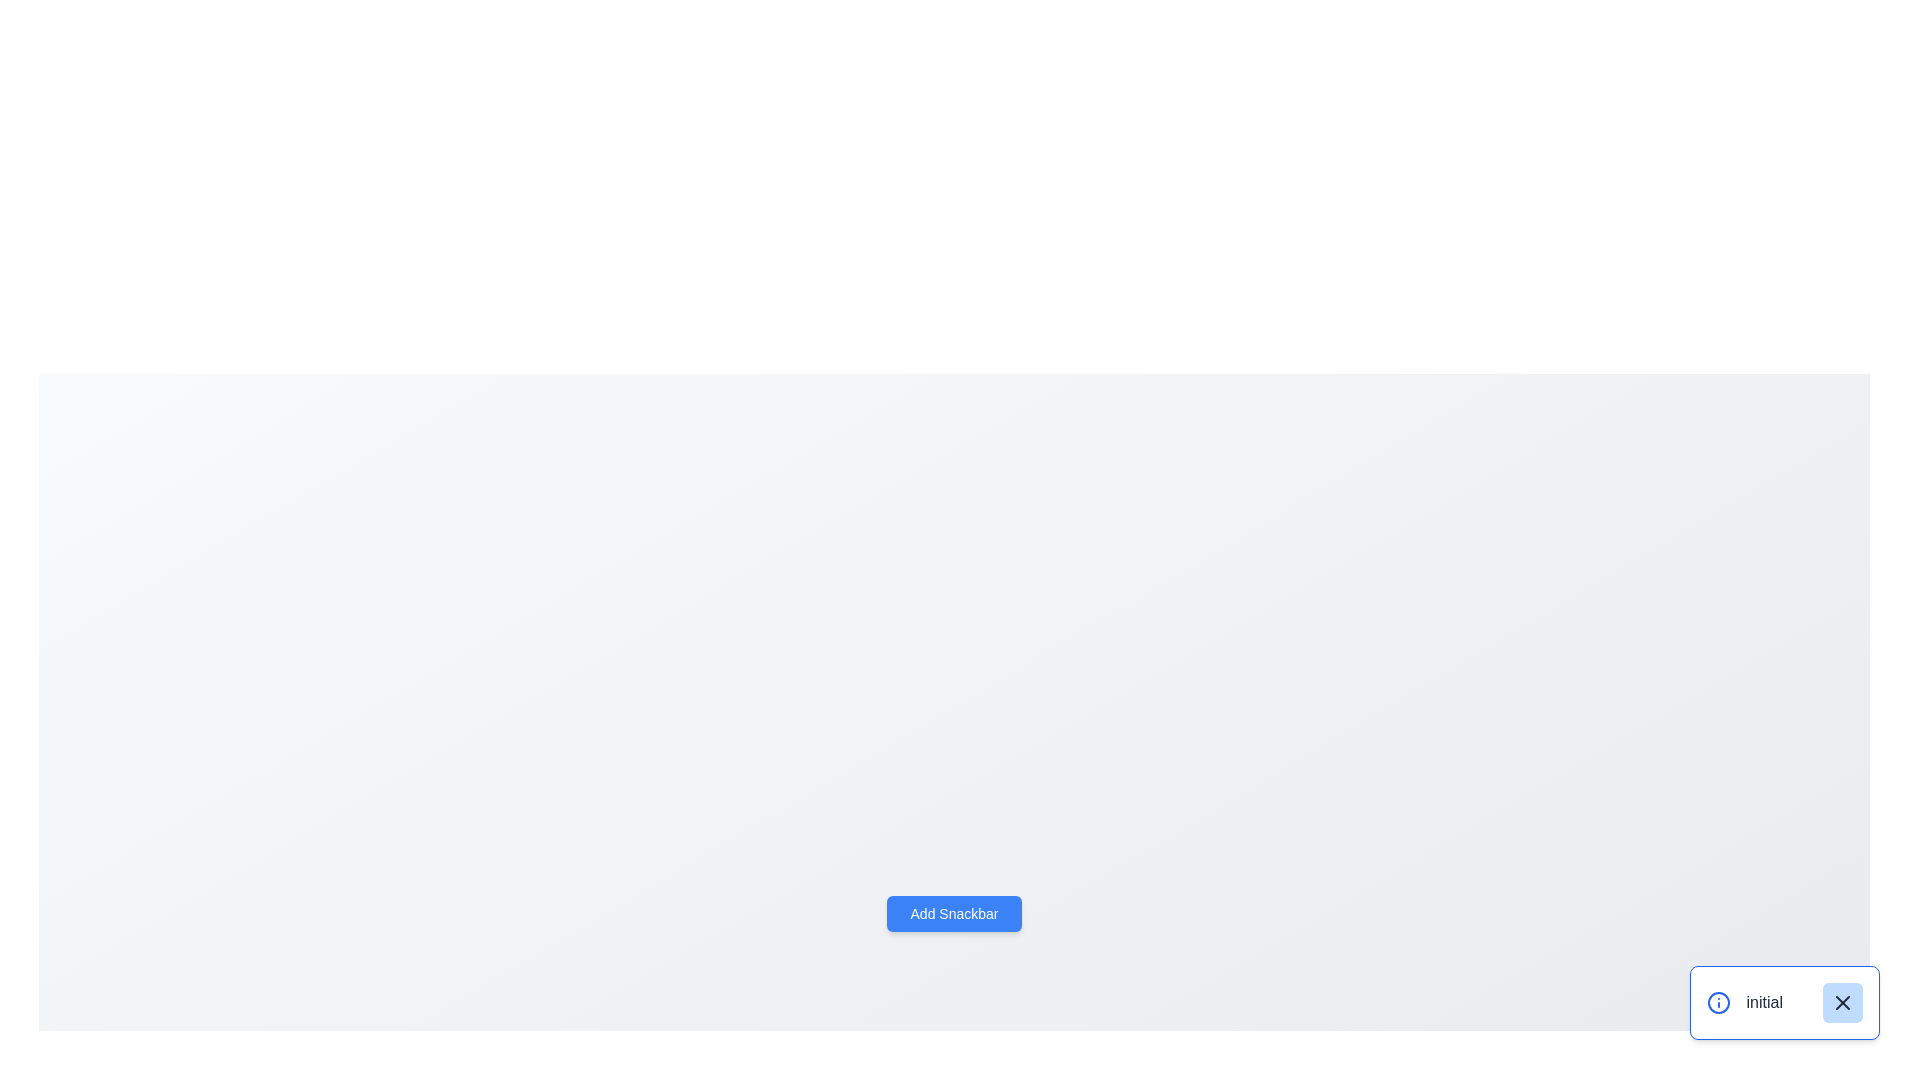 This screenshot has width=1920, height=1080. What do you see at coordinates (953, 914) in the screenshot?
I see `the blue rectangular button labeled 'Add Snackbar' with bold white text` at bounding box center [953, 914].